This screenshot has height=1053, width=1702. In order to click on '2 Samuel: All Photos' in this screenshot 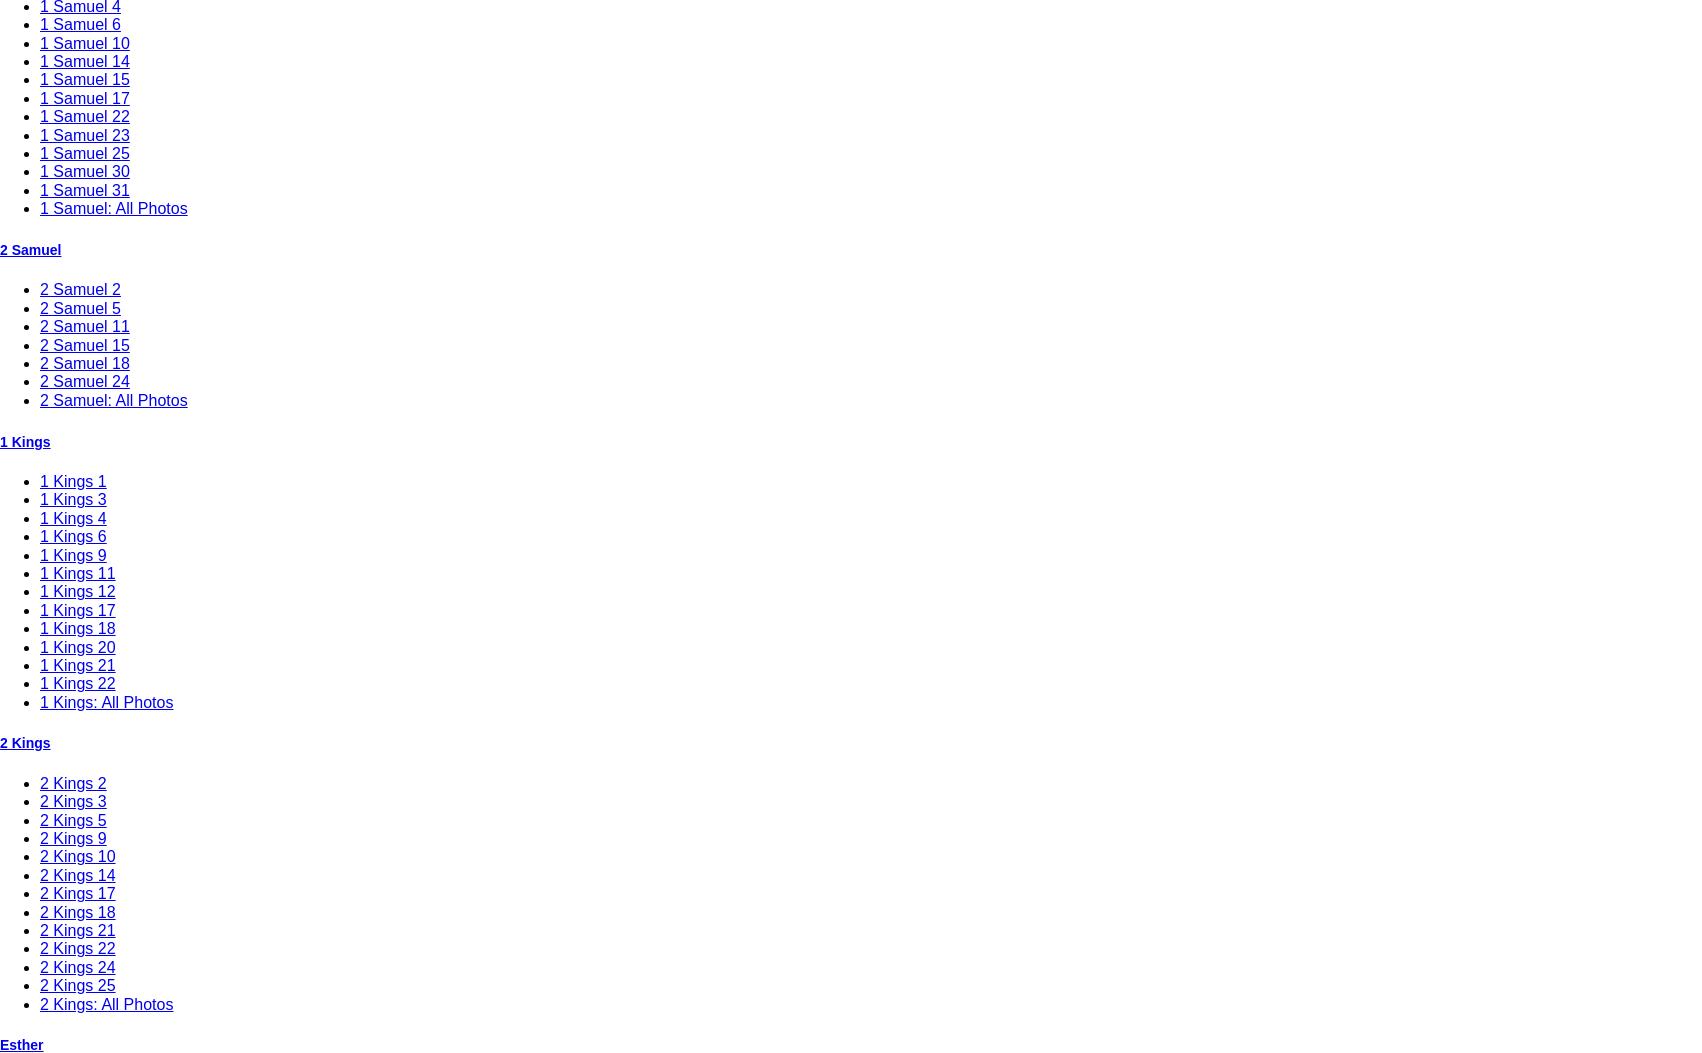, I will do `click(113, 399)`.